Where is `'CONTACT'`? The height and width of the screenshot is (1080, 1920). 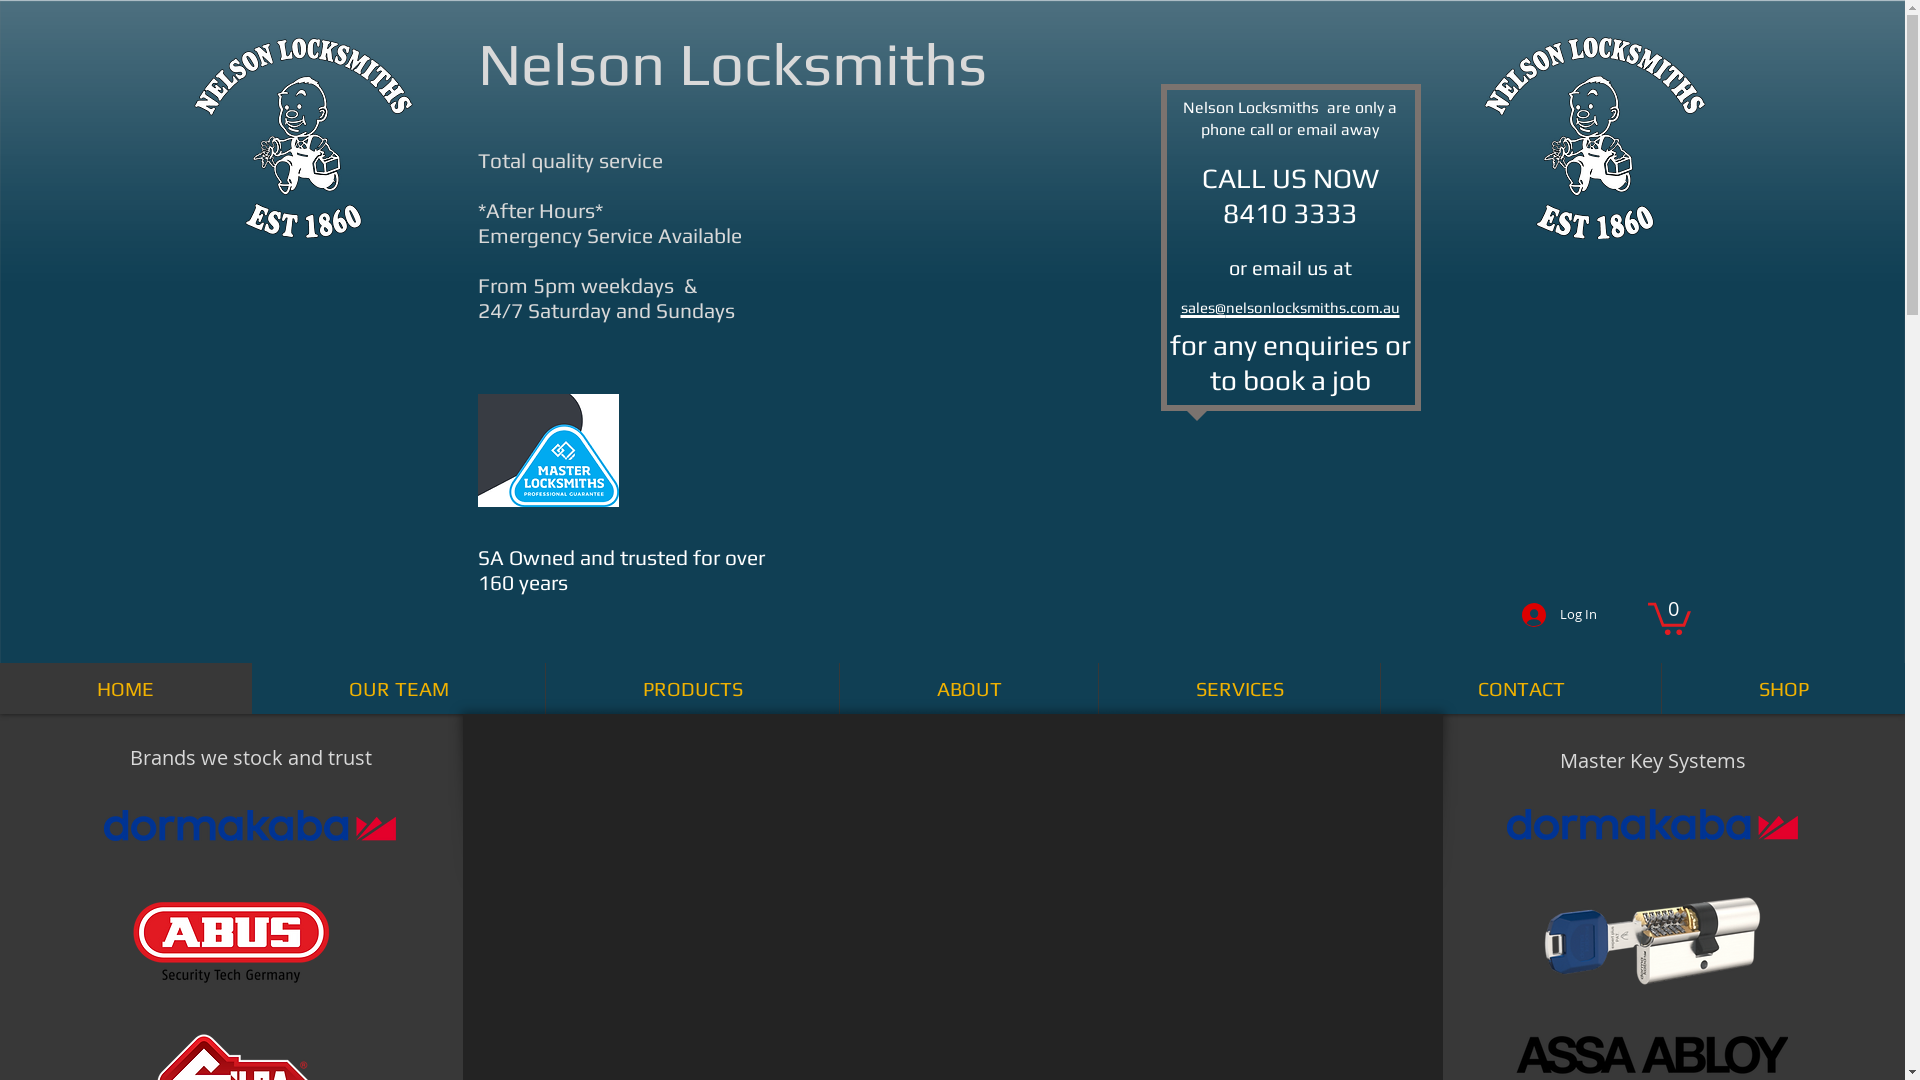
'CONTACT' is located at coordinates (1520, 687).